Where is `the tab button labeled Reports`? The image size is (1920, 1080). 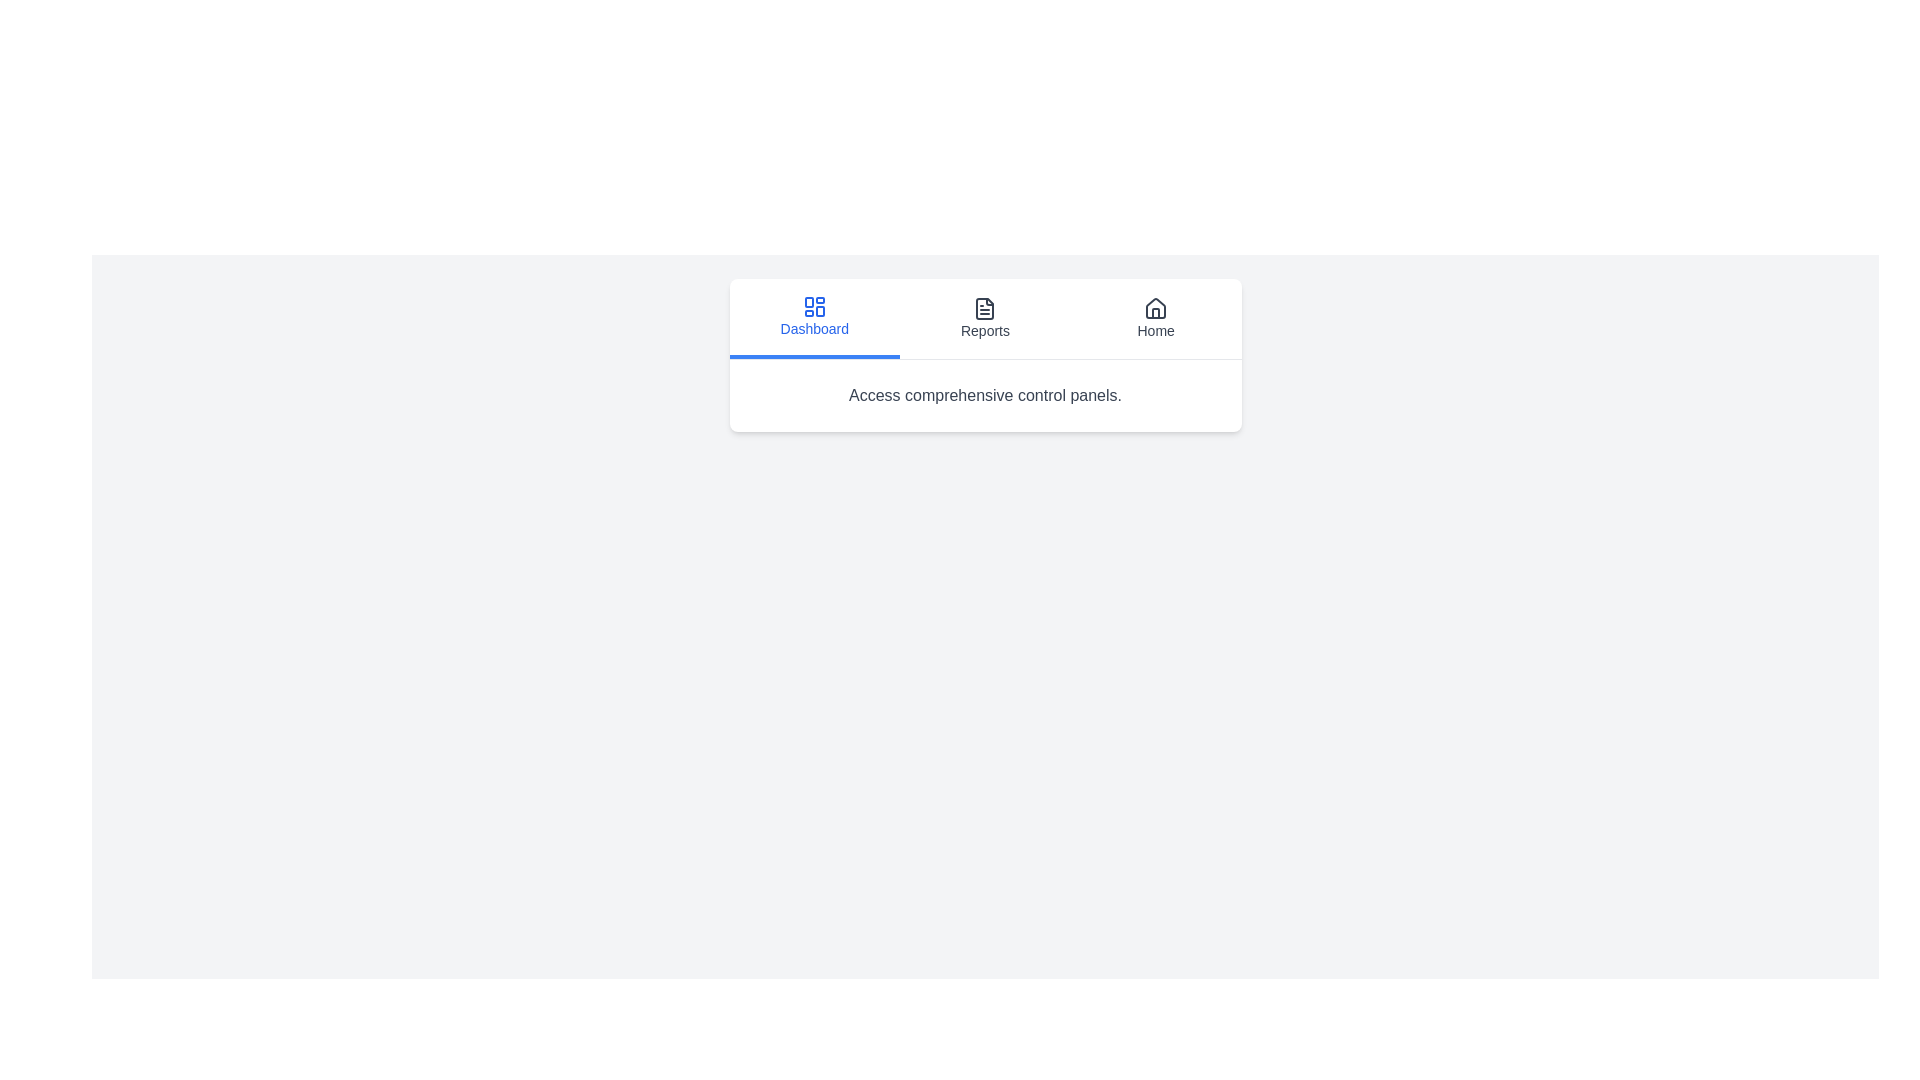 the tab button labeled Reports is located at coordinates (985, 318).